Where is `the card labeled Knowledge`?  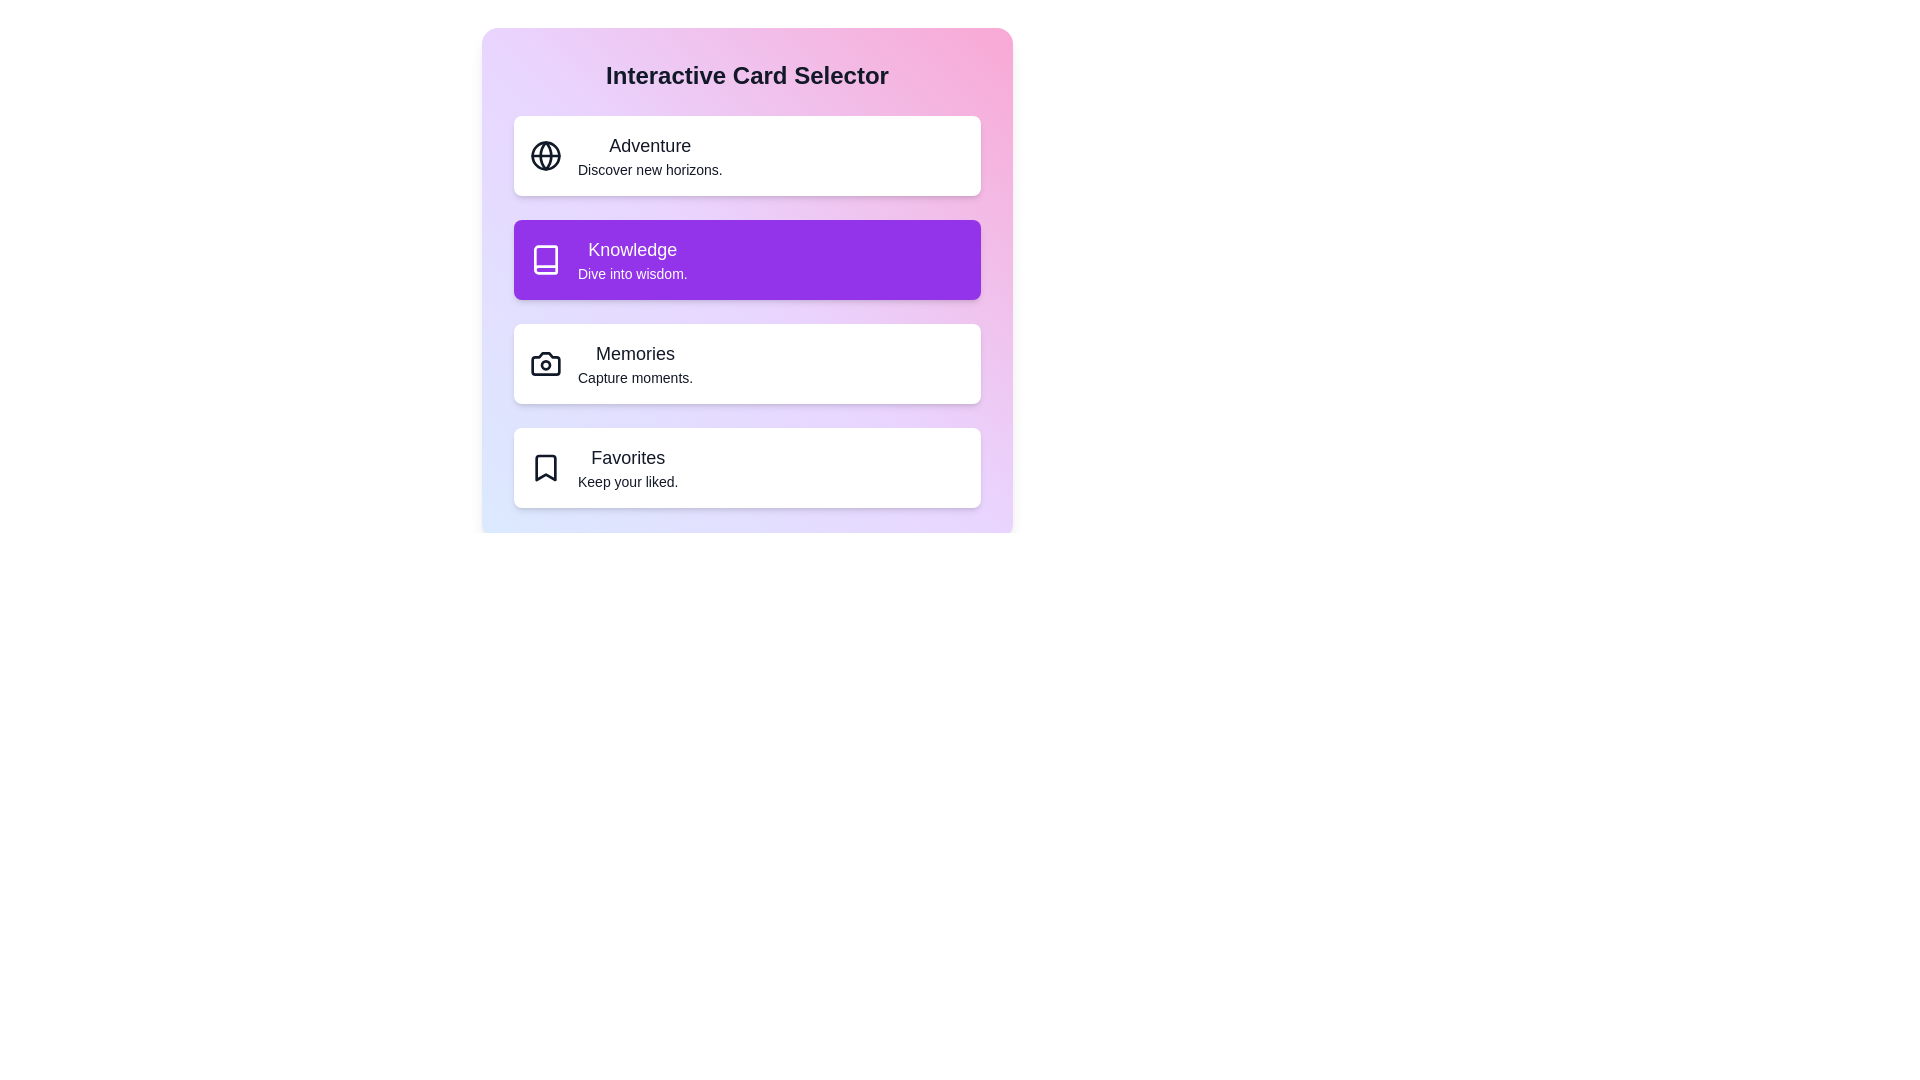 the card labeled Knowledge is located at coordinates (746, 258).